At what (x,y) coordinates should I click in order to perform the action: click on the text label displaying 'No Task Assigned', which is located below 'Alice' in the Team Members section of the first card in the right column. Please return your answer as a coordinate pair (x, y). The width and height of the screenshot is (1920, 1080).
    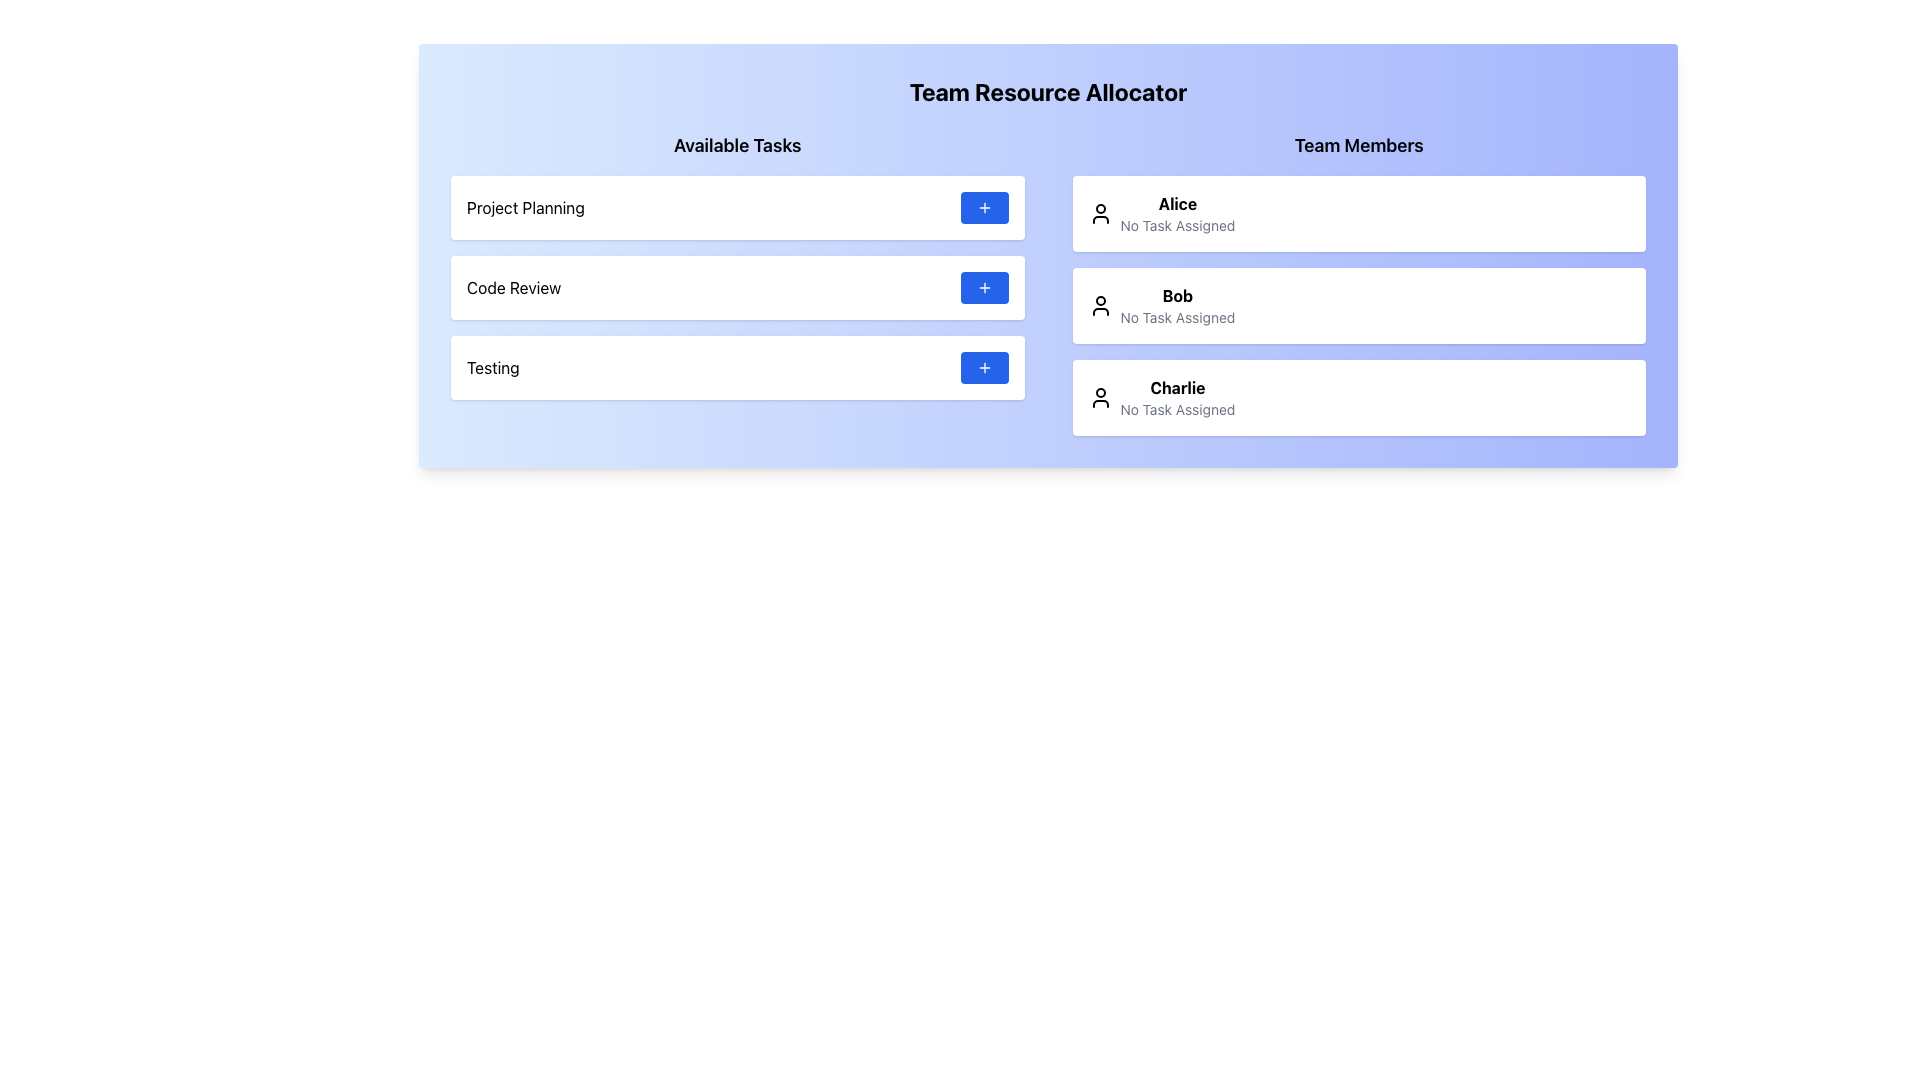
    Looking at the image, I should click on (1177, 225).